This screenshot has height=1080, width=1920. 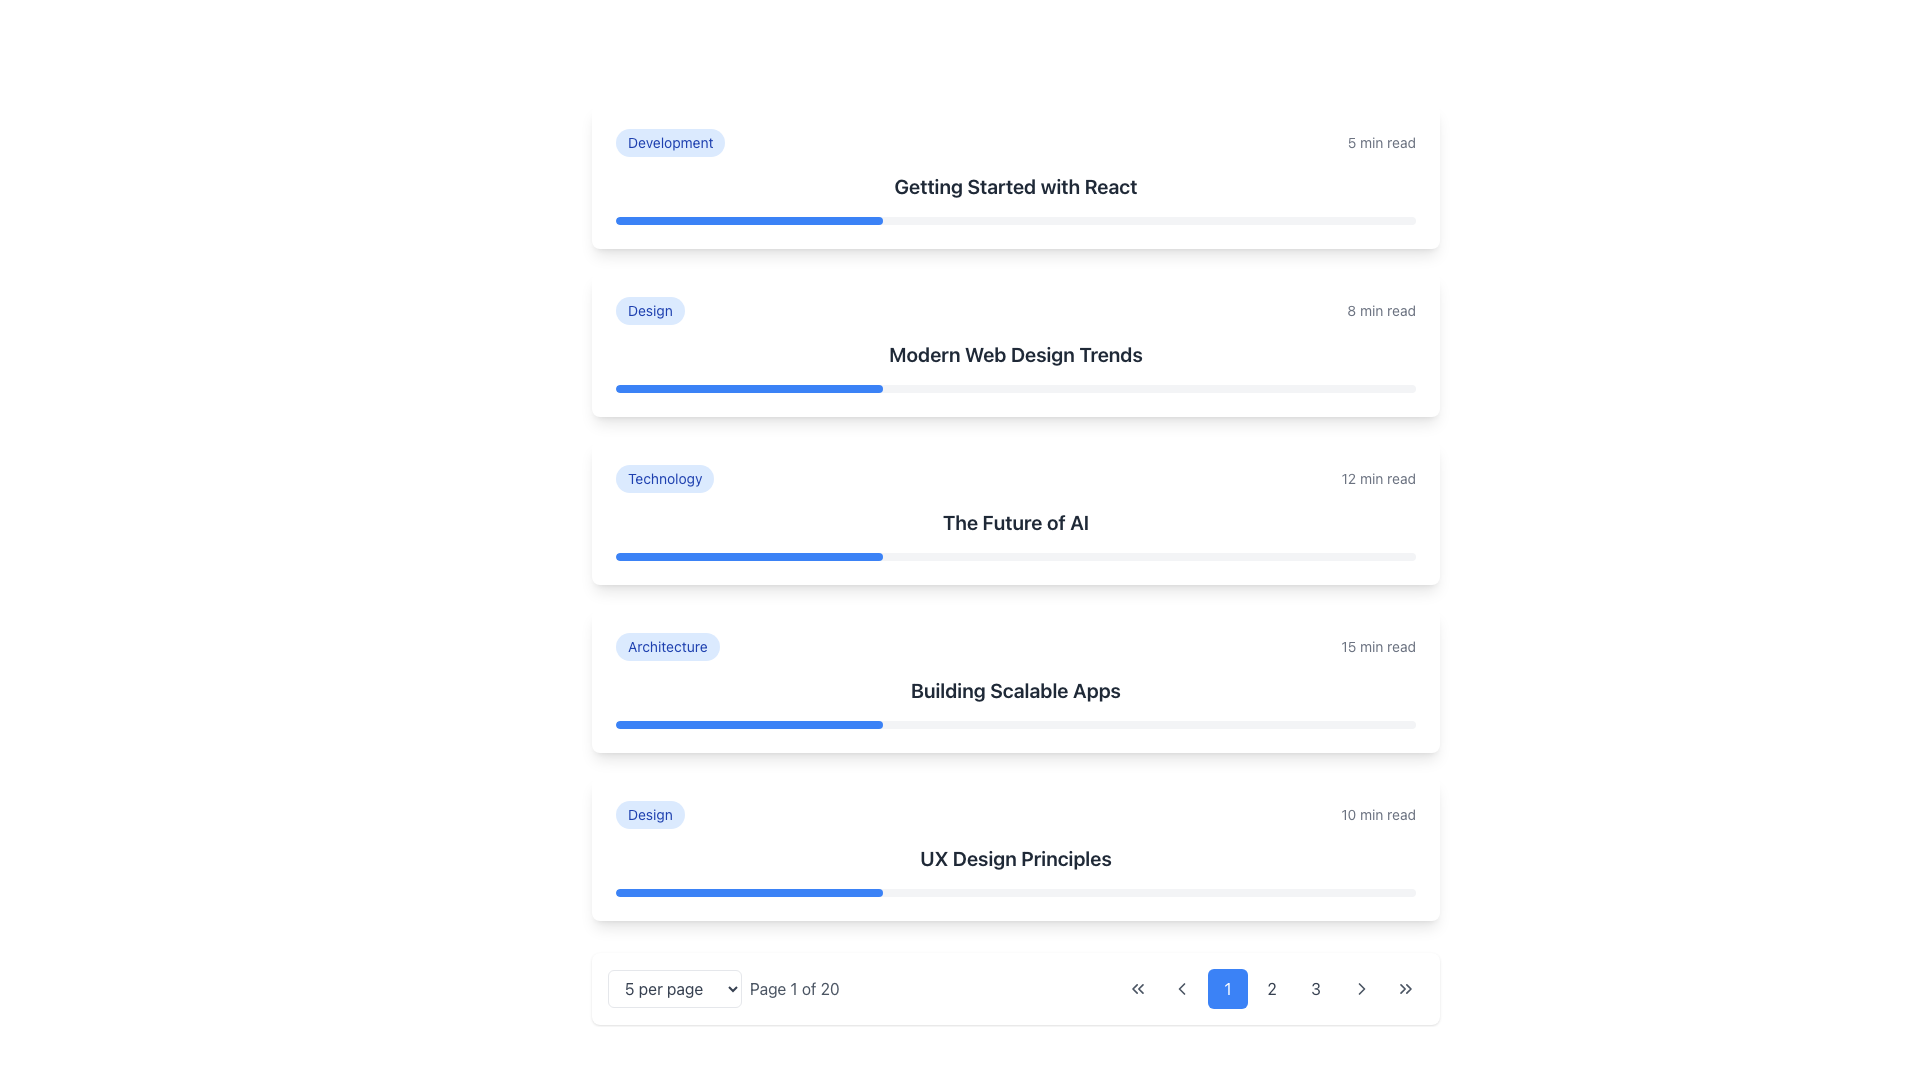 I want to click on the 'Next Page' button located at the lower-right corner of the pagination controls, so click(x=1361, y=987).